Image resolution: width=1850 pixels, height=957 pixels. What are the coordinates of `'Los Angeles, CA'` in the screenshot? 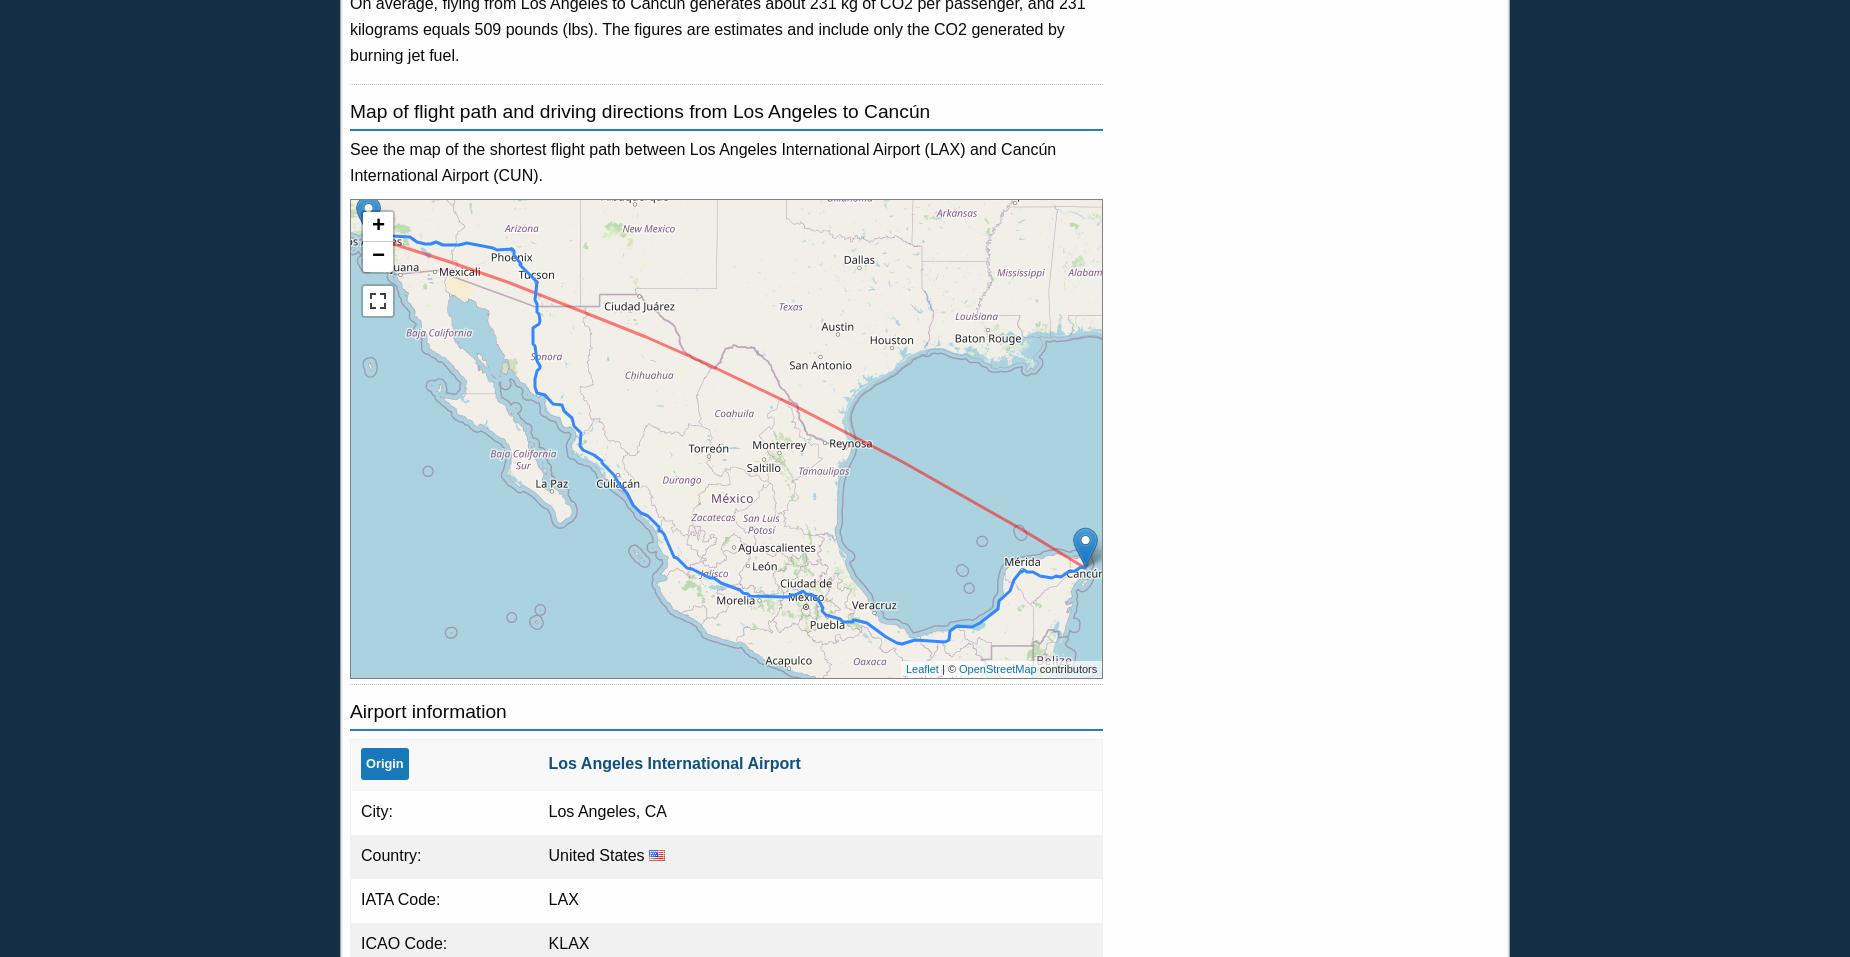 It's located at (606, 809).